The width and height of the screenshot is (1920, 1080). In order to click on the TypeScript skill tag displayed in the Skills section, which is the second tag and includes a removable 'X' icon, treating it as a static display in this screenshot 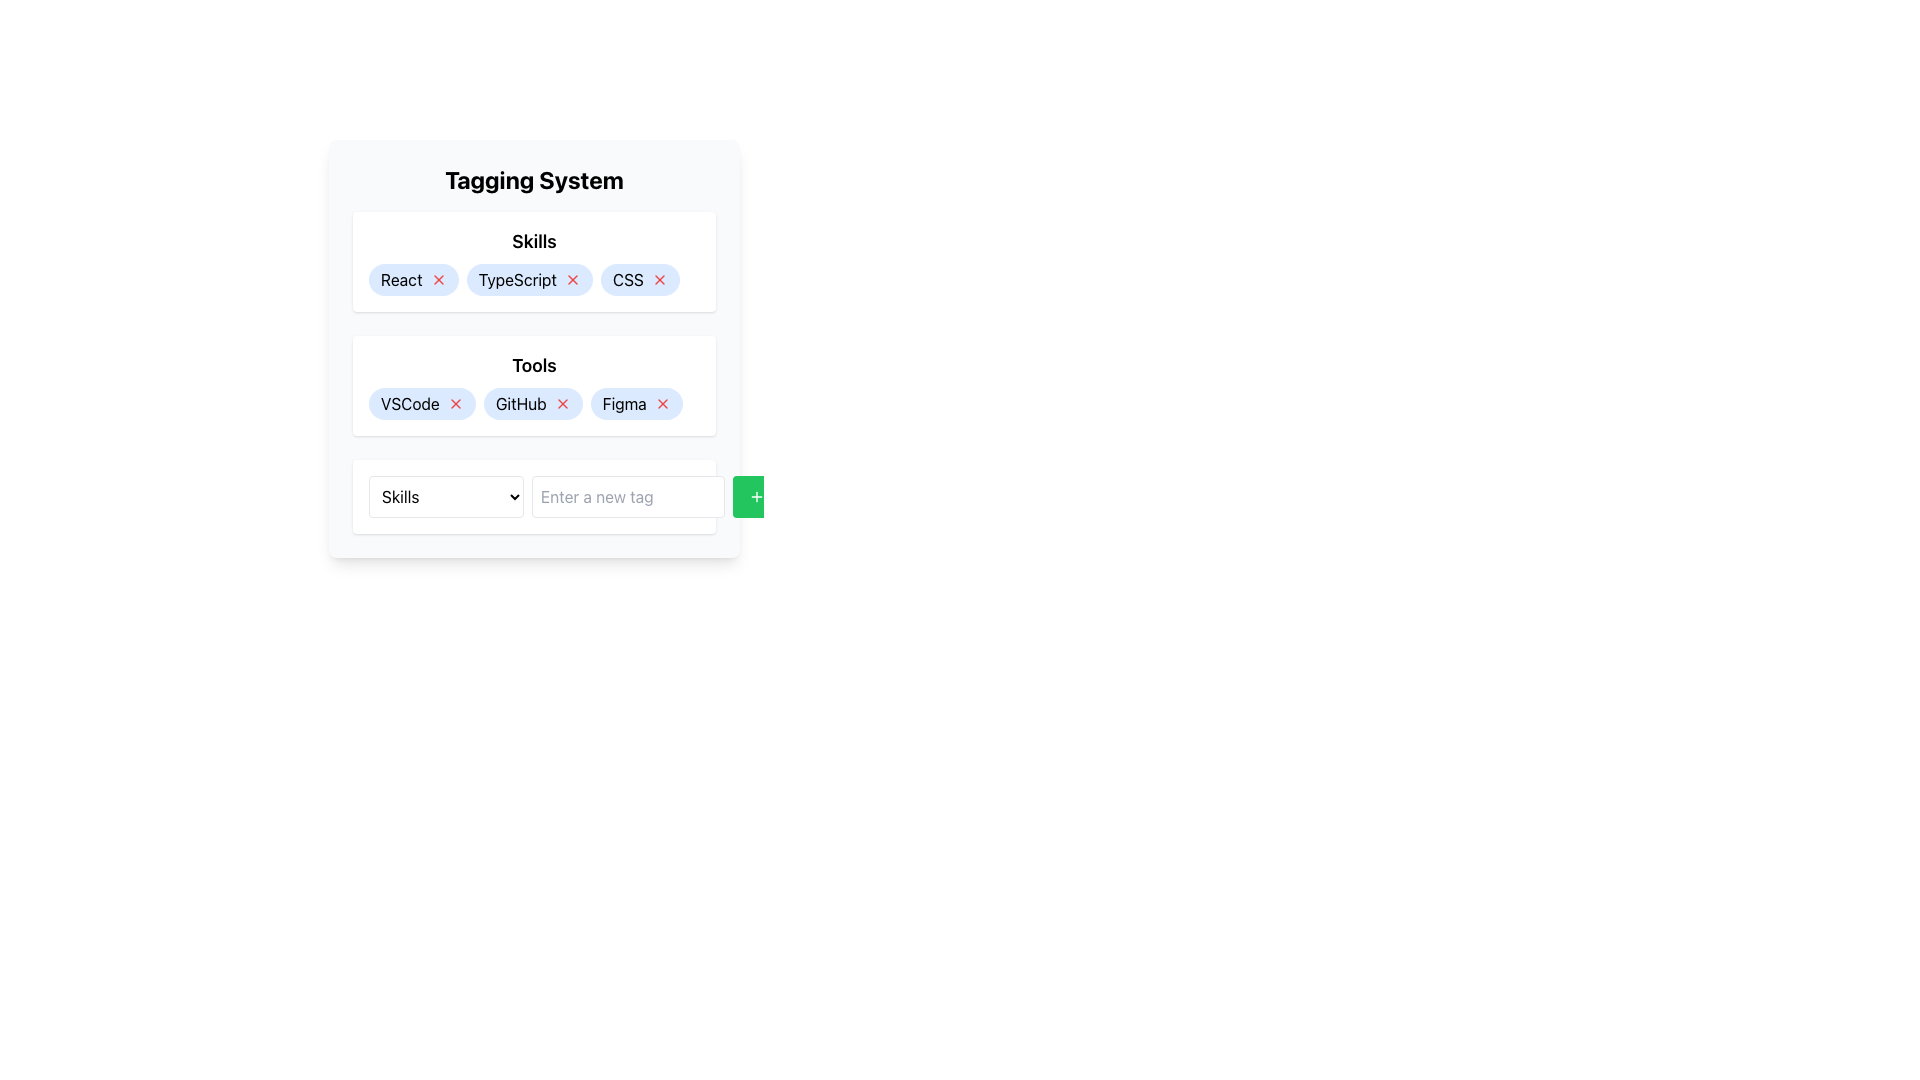, I will do `click(529, 280)`.